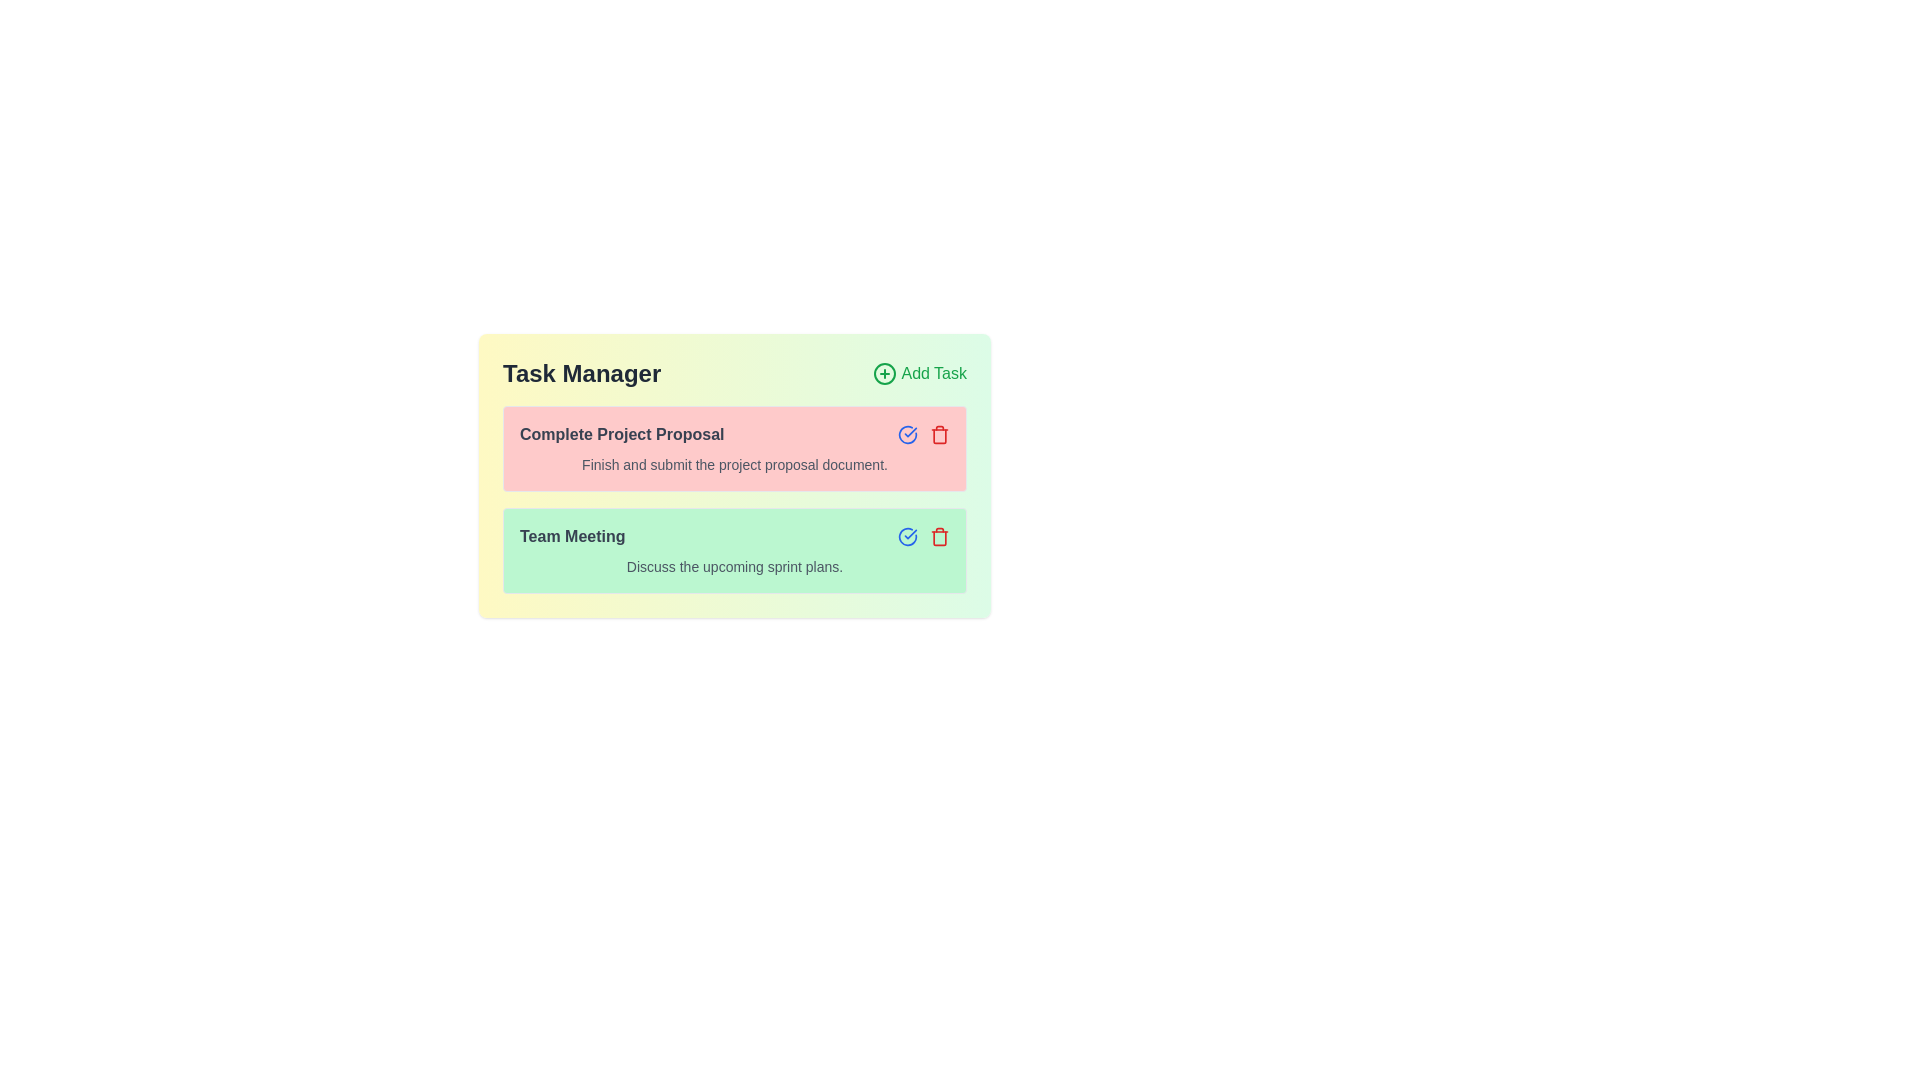 The height and width of the screenshot is (1080, 1920). I want to click on the delete icon button located on the right-hand side of the task entry labeled 'Complete Project Proposal', so click(939, 434).